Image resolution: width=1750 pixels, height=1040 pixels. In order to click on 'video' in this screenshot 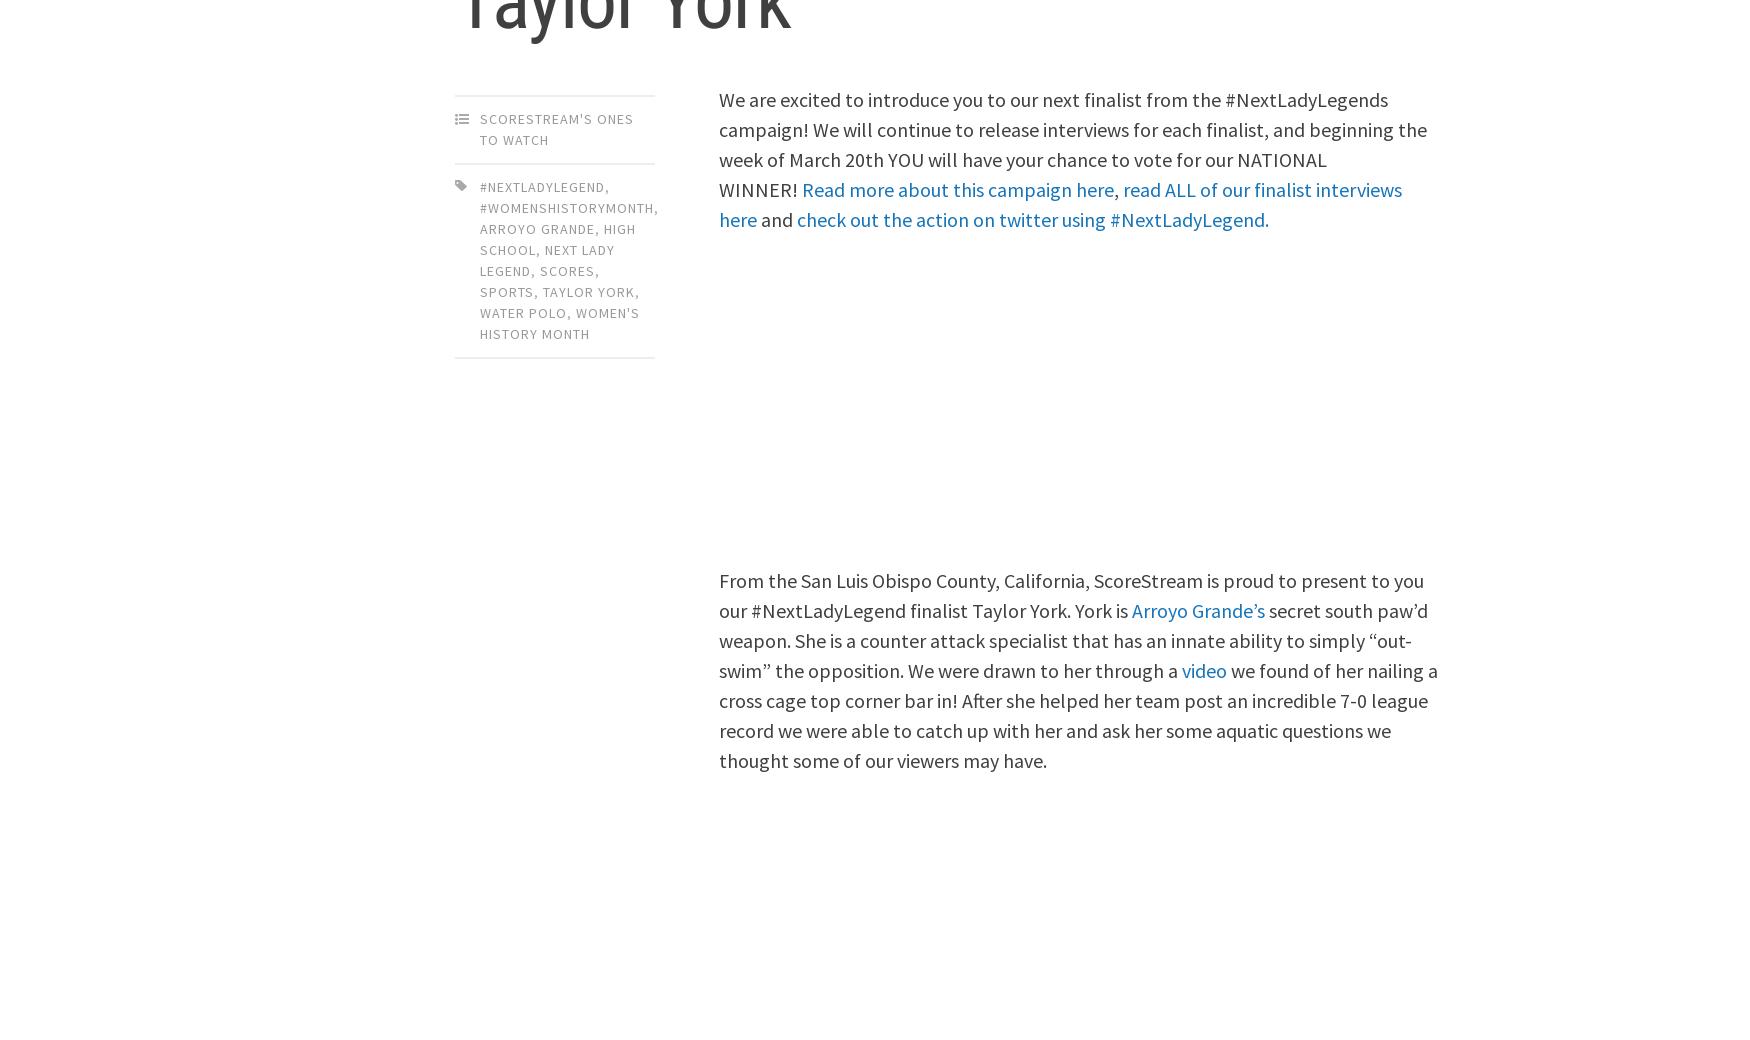, I will do `click(1180, 669)`.